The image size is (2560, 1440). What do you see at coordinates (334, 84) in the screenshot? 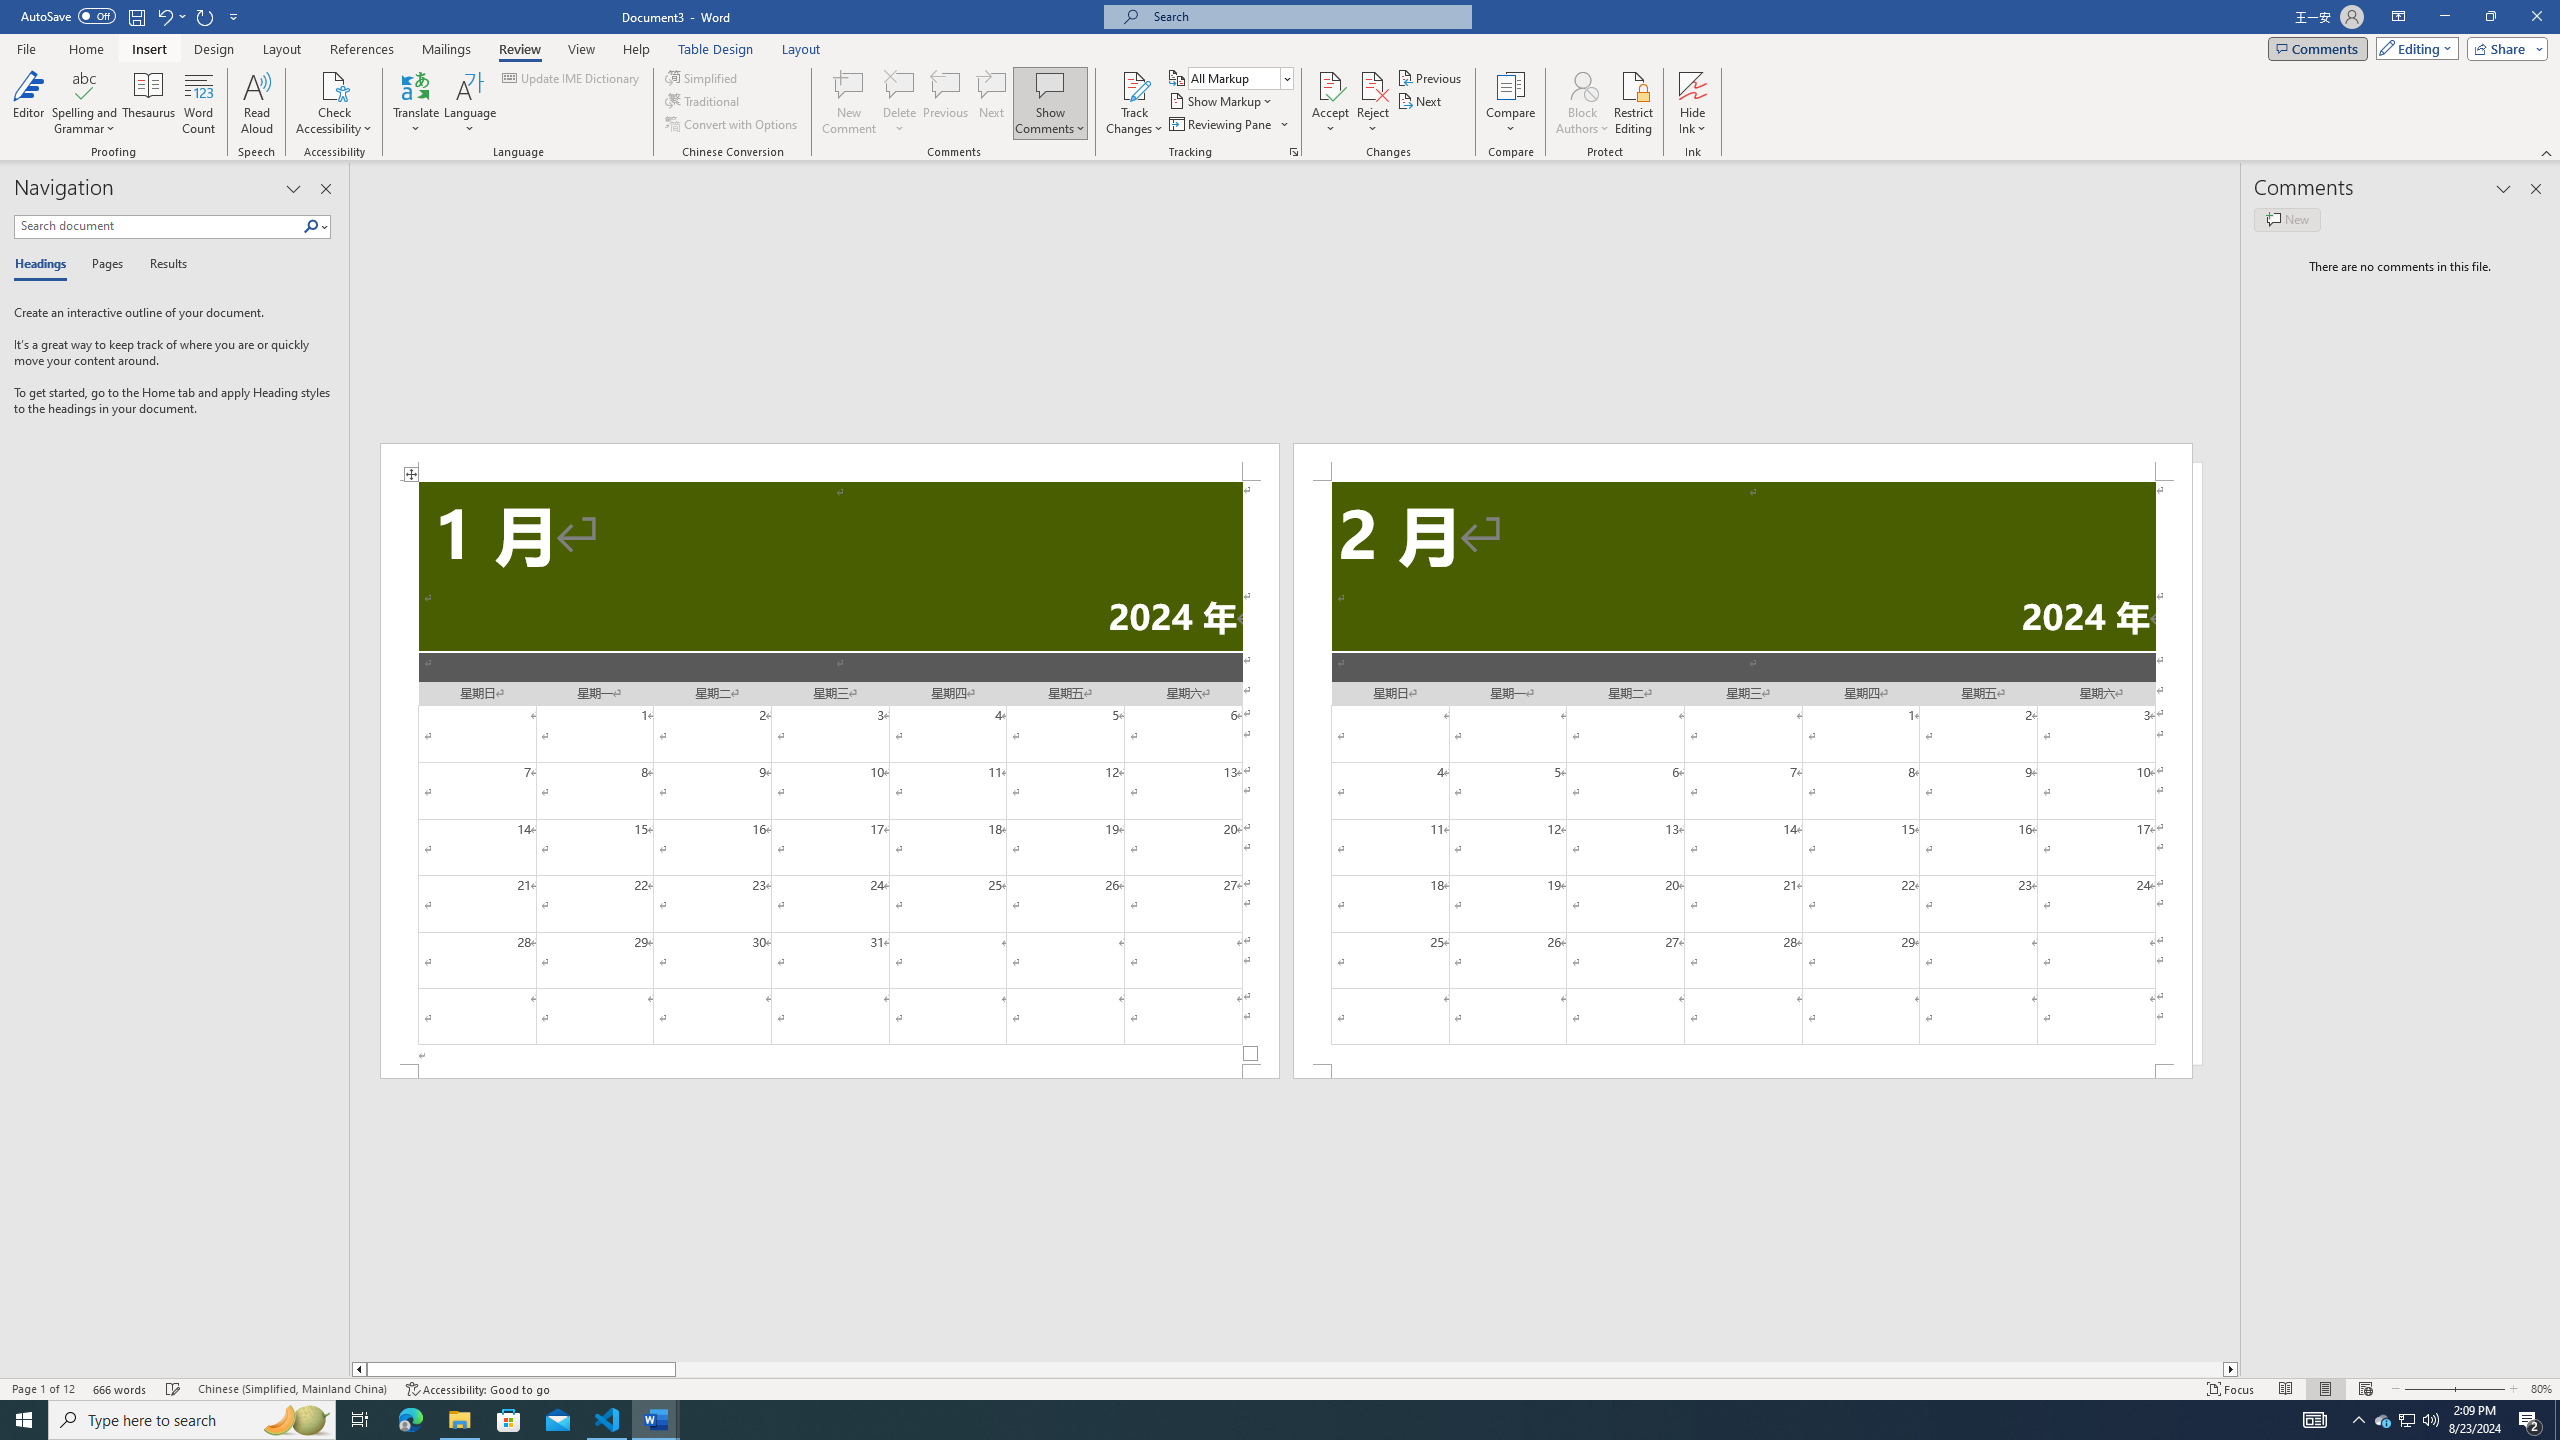
I see `'Check Accessibility'` at bounding box center [334, 84].